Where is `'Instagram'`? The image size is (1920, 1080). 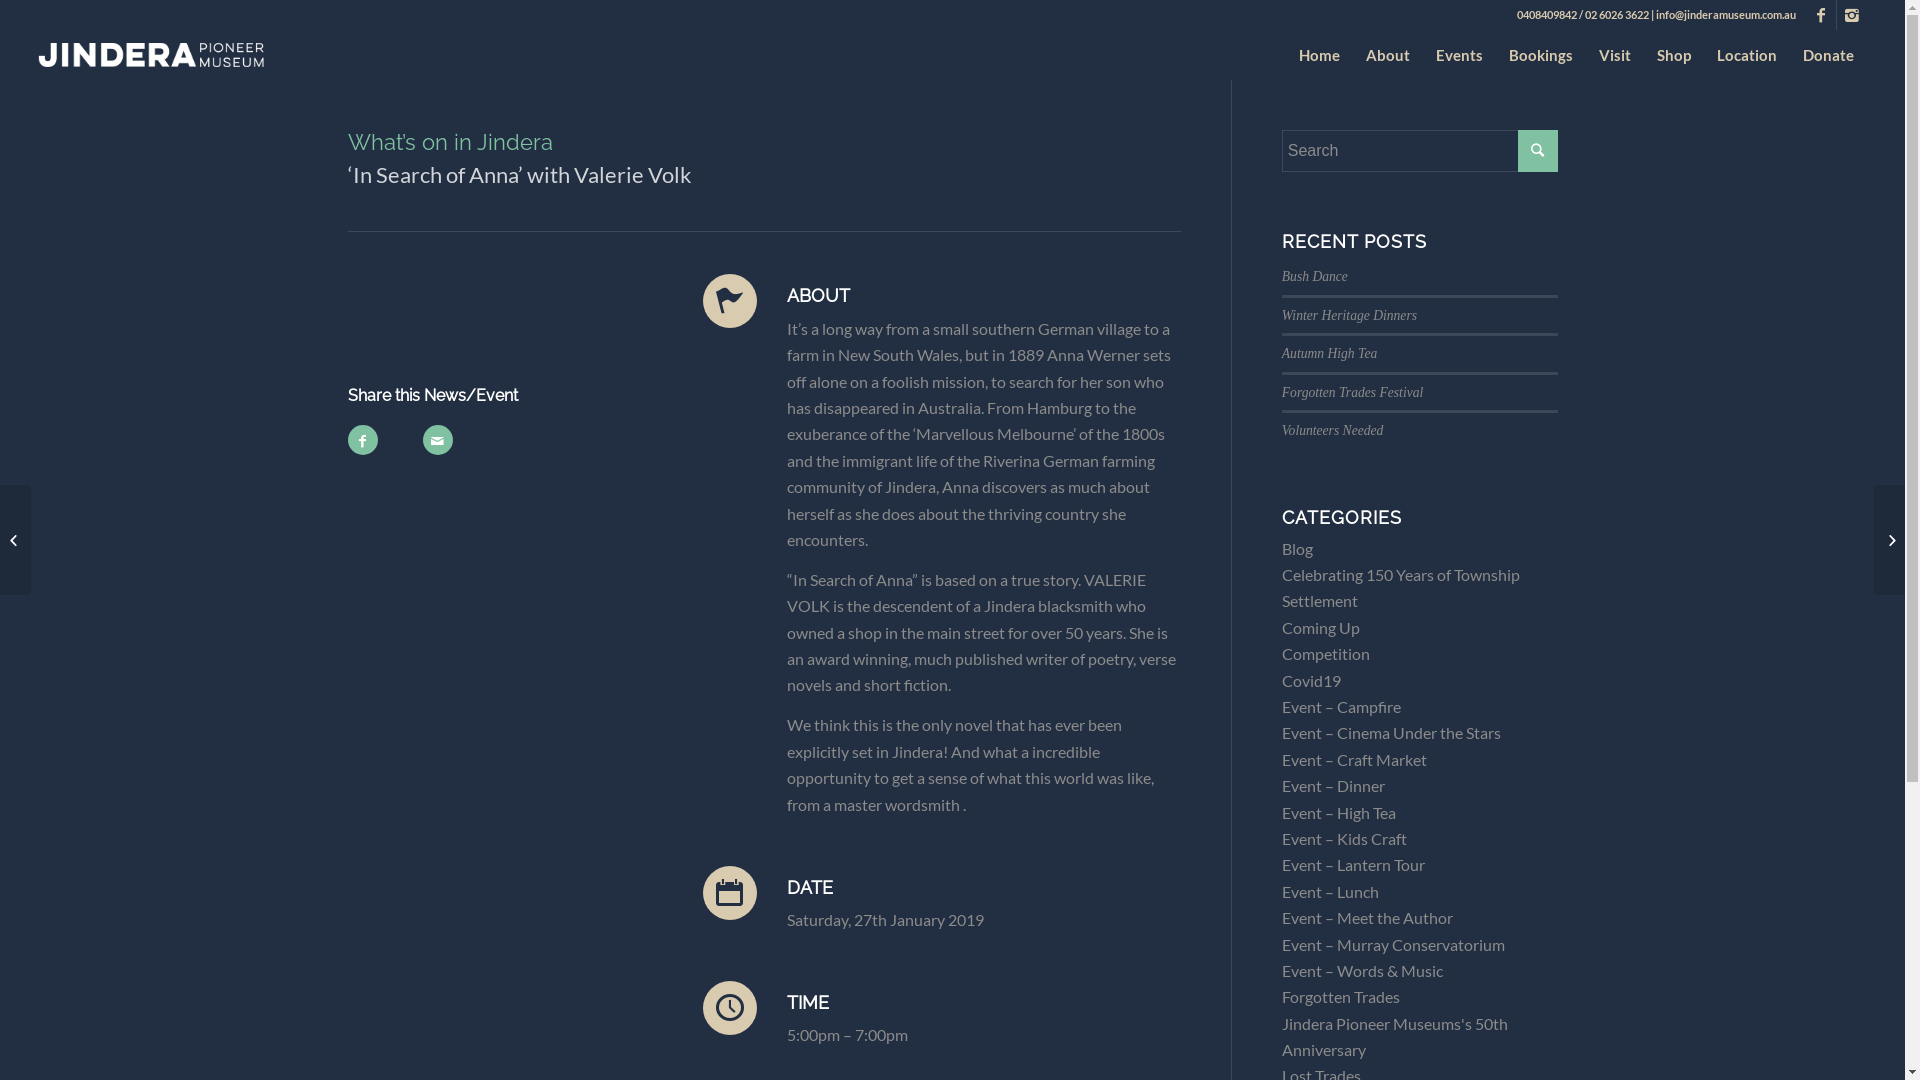
'Instagram' is located at coordinates (1837, 15).